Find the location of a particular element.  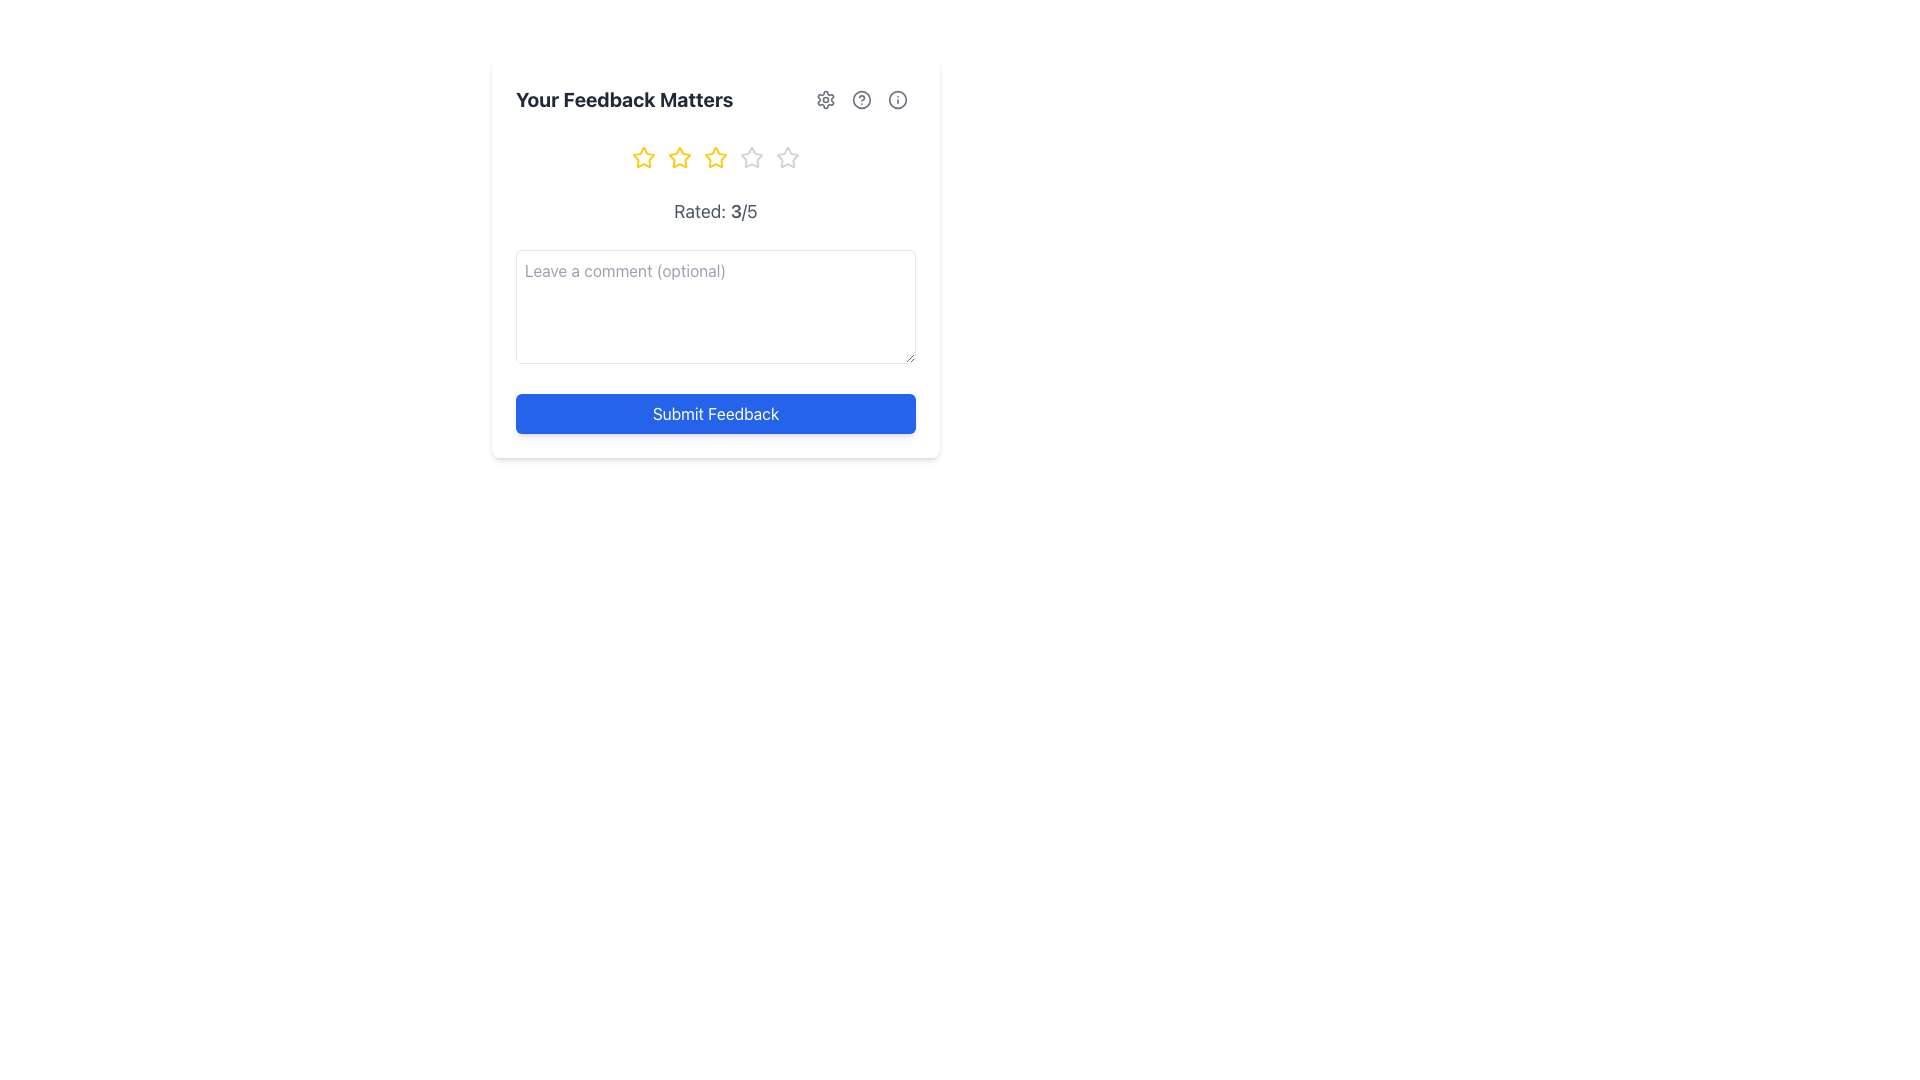

the circular information icon with a hollow outline and a vertical line inside, located at the top-right corner of the feedback widget is located at coordinates (896, 100).